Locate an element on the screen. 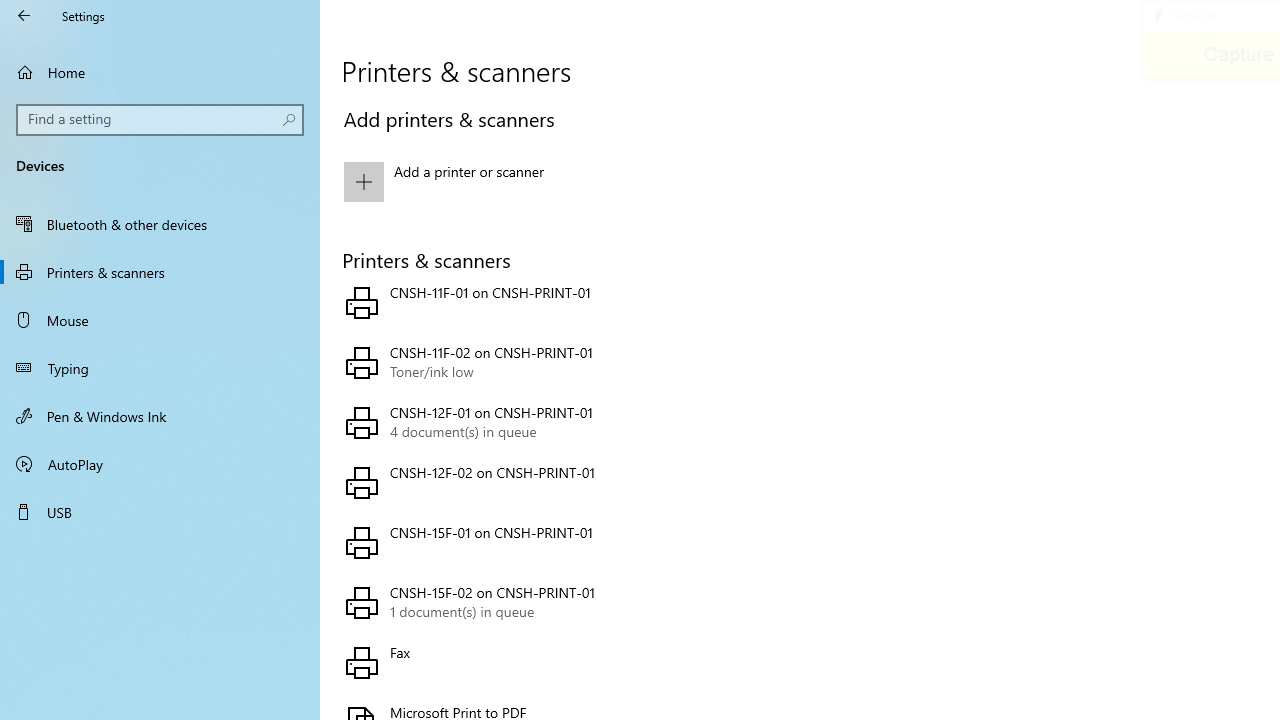  'Printers & scanners' is located at coordinates (160, 271).